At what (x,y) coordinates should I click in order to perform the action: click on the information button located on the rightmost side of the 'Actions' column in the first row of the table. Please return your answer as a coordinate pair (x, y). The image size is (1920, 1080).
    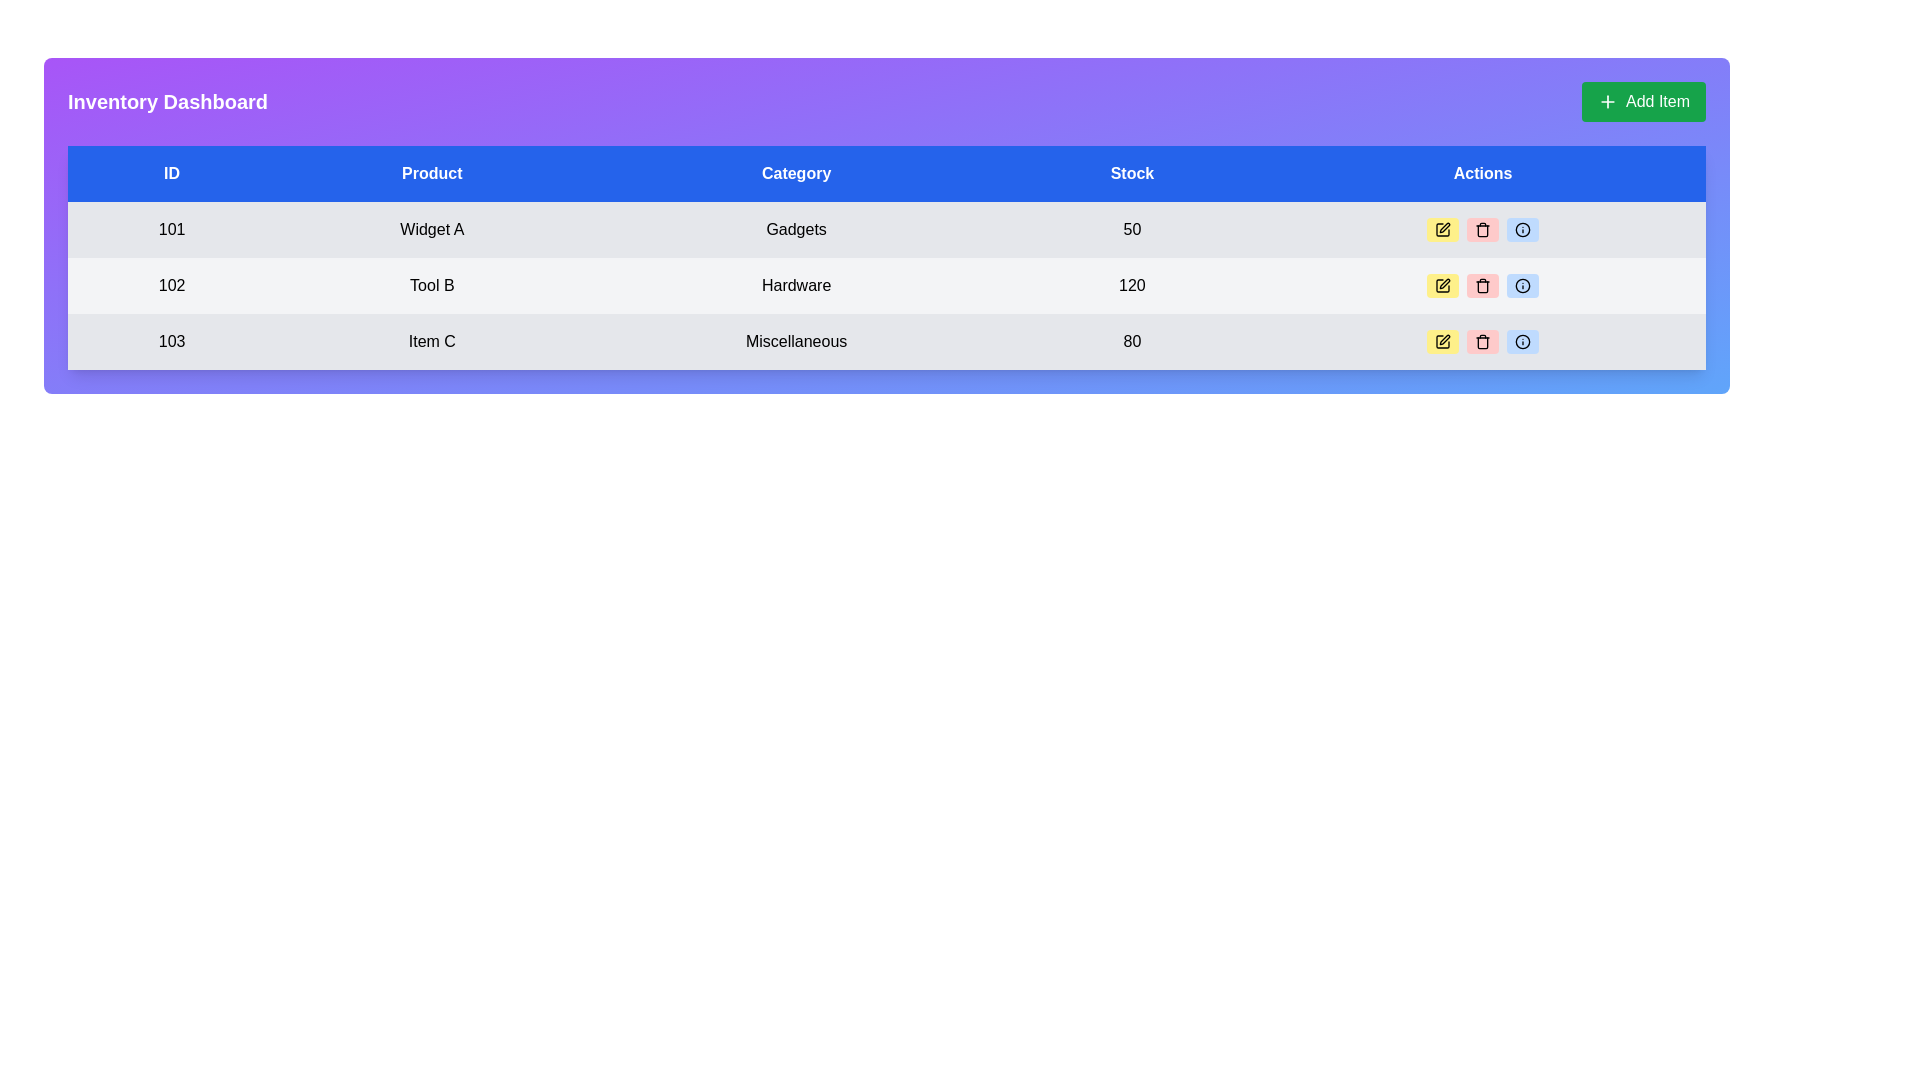
    Looking at the image, I should click on (1521, 229).